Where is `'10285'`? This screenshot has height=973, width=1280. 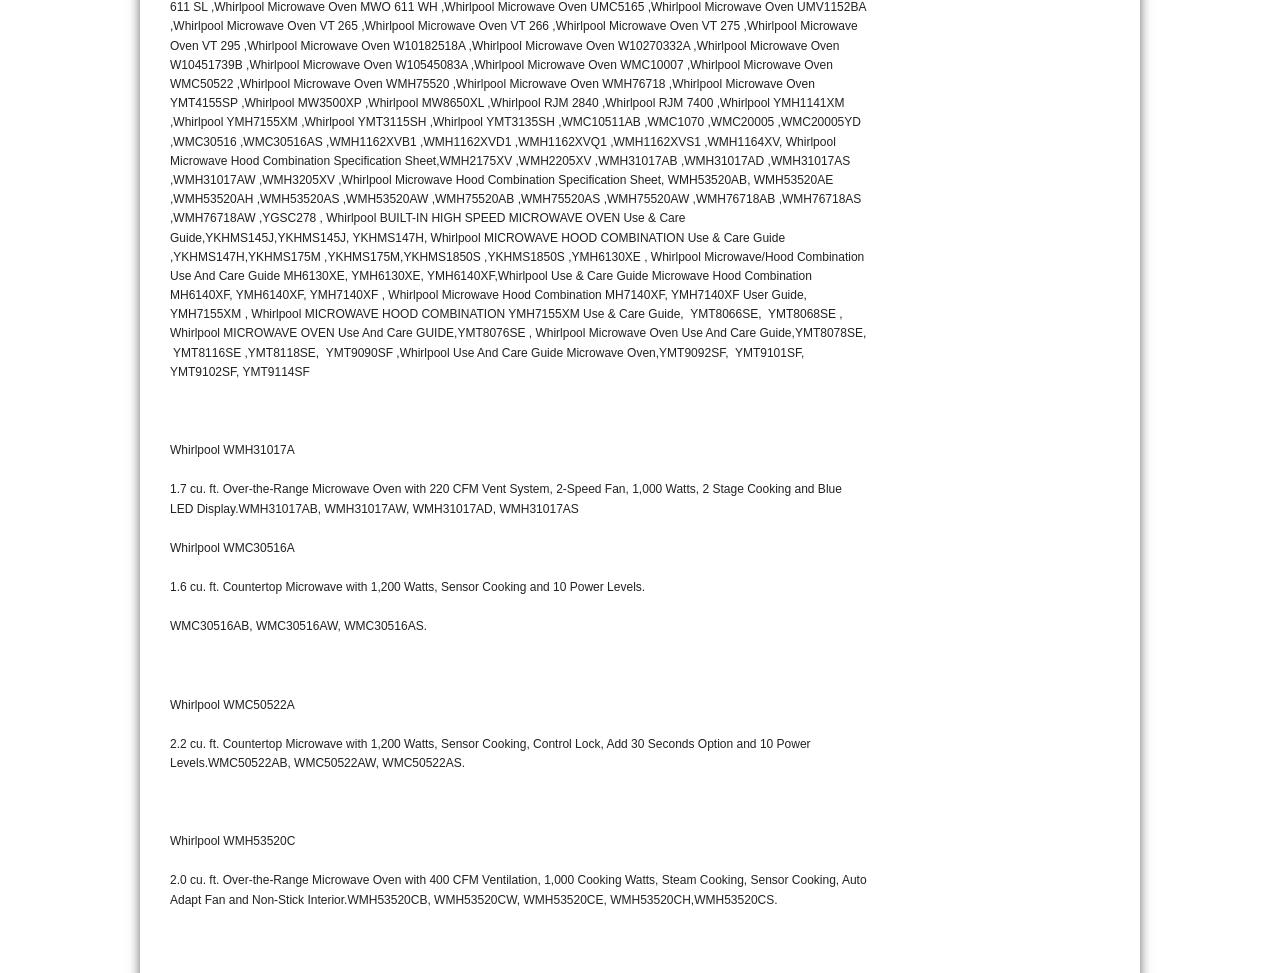
'10285' is located at coordinates (897, 77).